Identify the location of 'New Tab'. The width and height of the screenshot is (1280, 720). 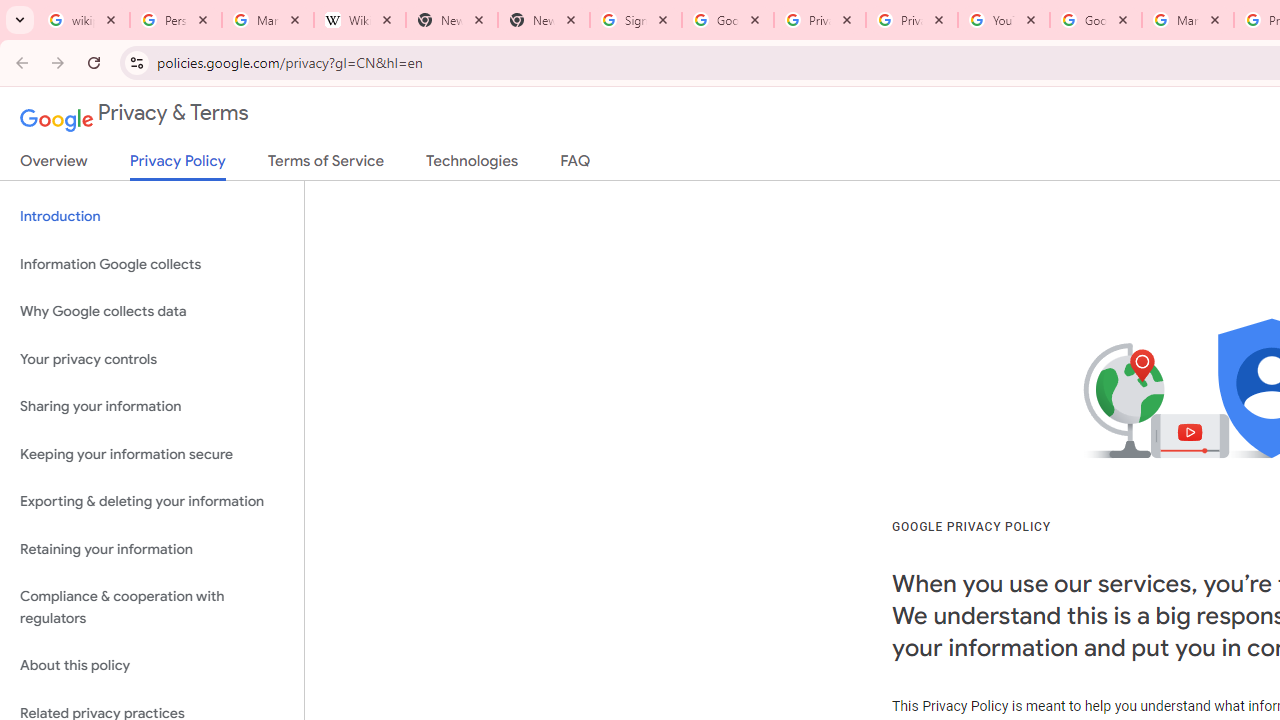
(544, 20).